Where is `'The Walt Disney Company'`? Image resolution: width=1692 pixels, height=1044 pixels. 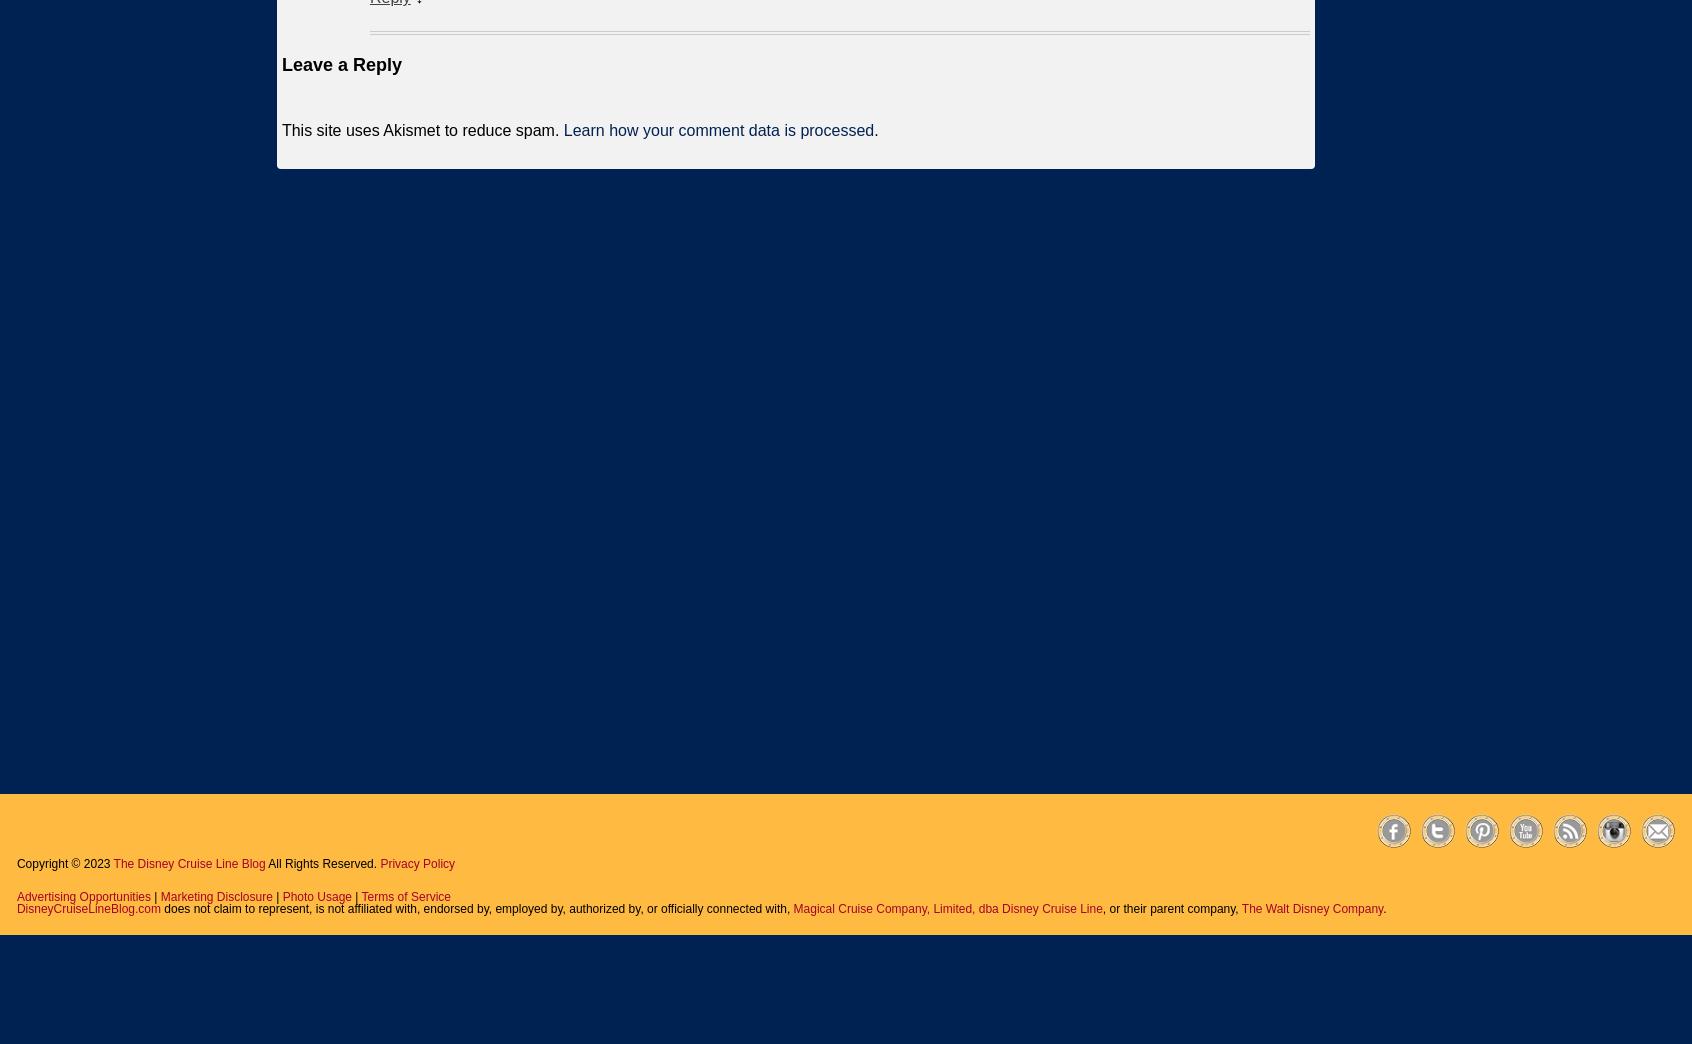
'The Walt Disney Company' is located at coordinates (1310, 909).